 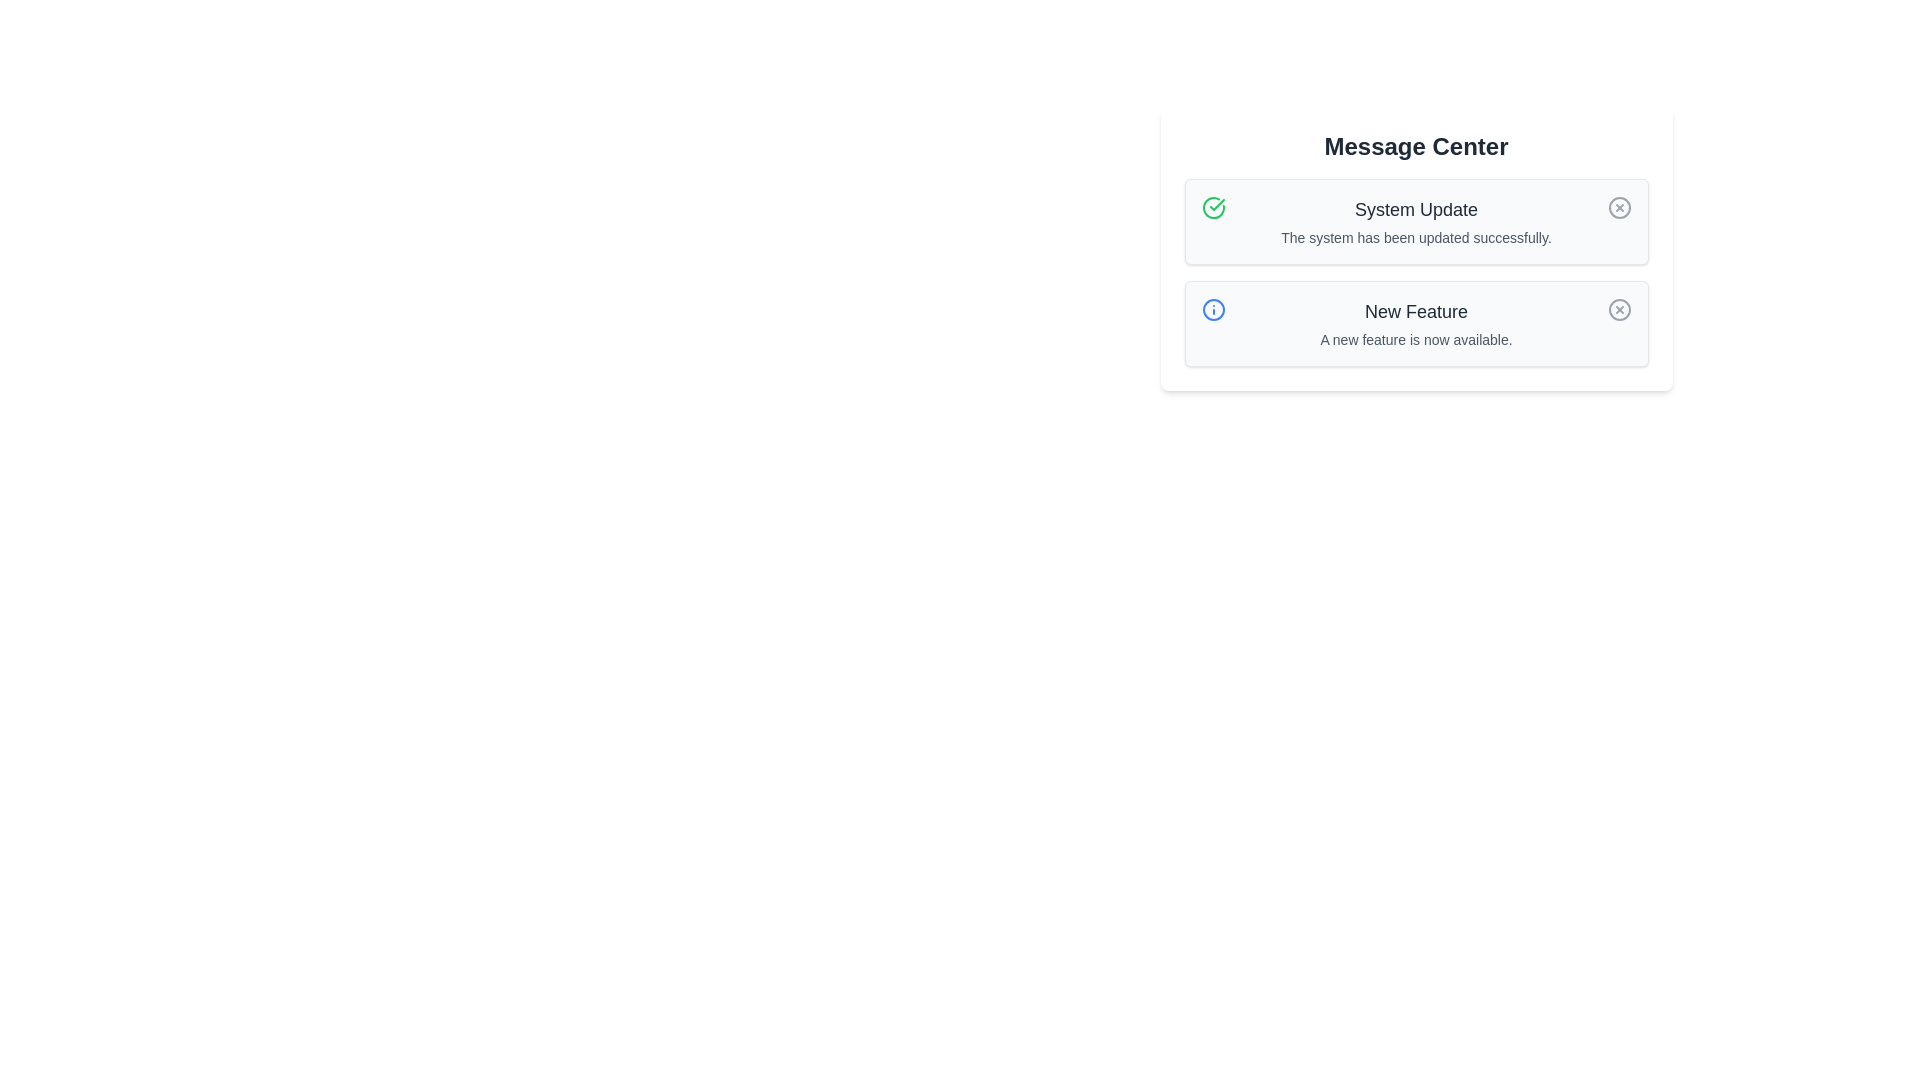 What do you see at coordinates (1212, 309) in the screenshot?
I see `the blue circular shape with a white center in the 'New Feature' message section of the 'Message Center' interface` at bounding box center [1212, 309].